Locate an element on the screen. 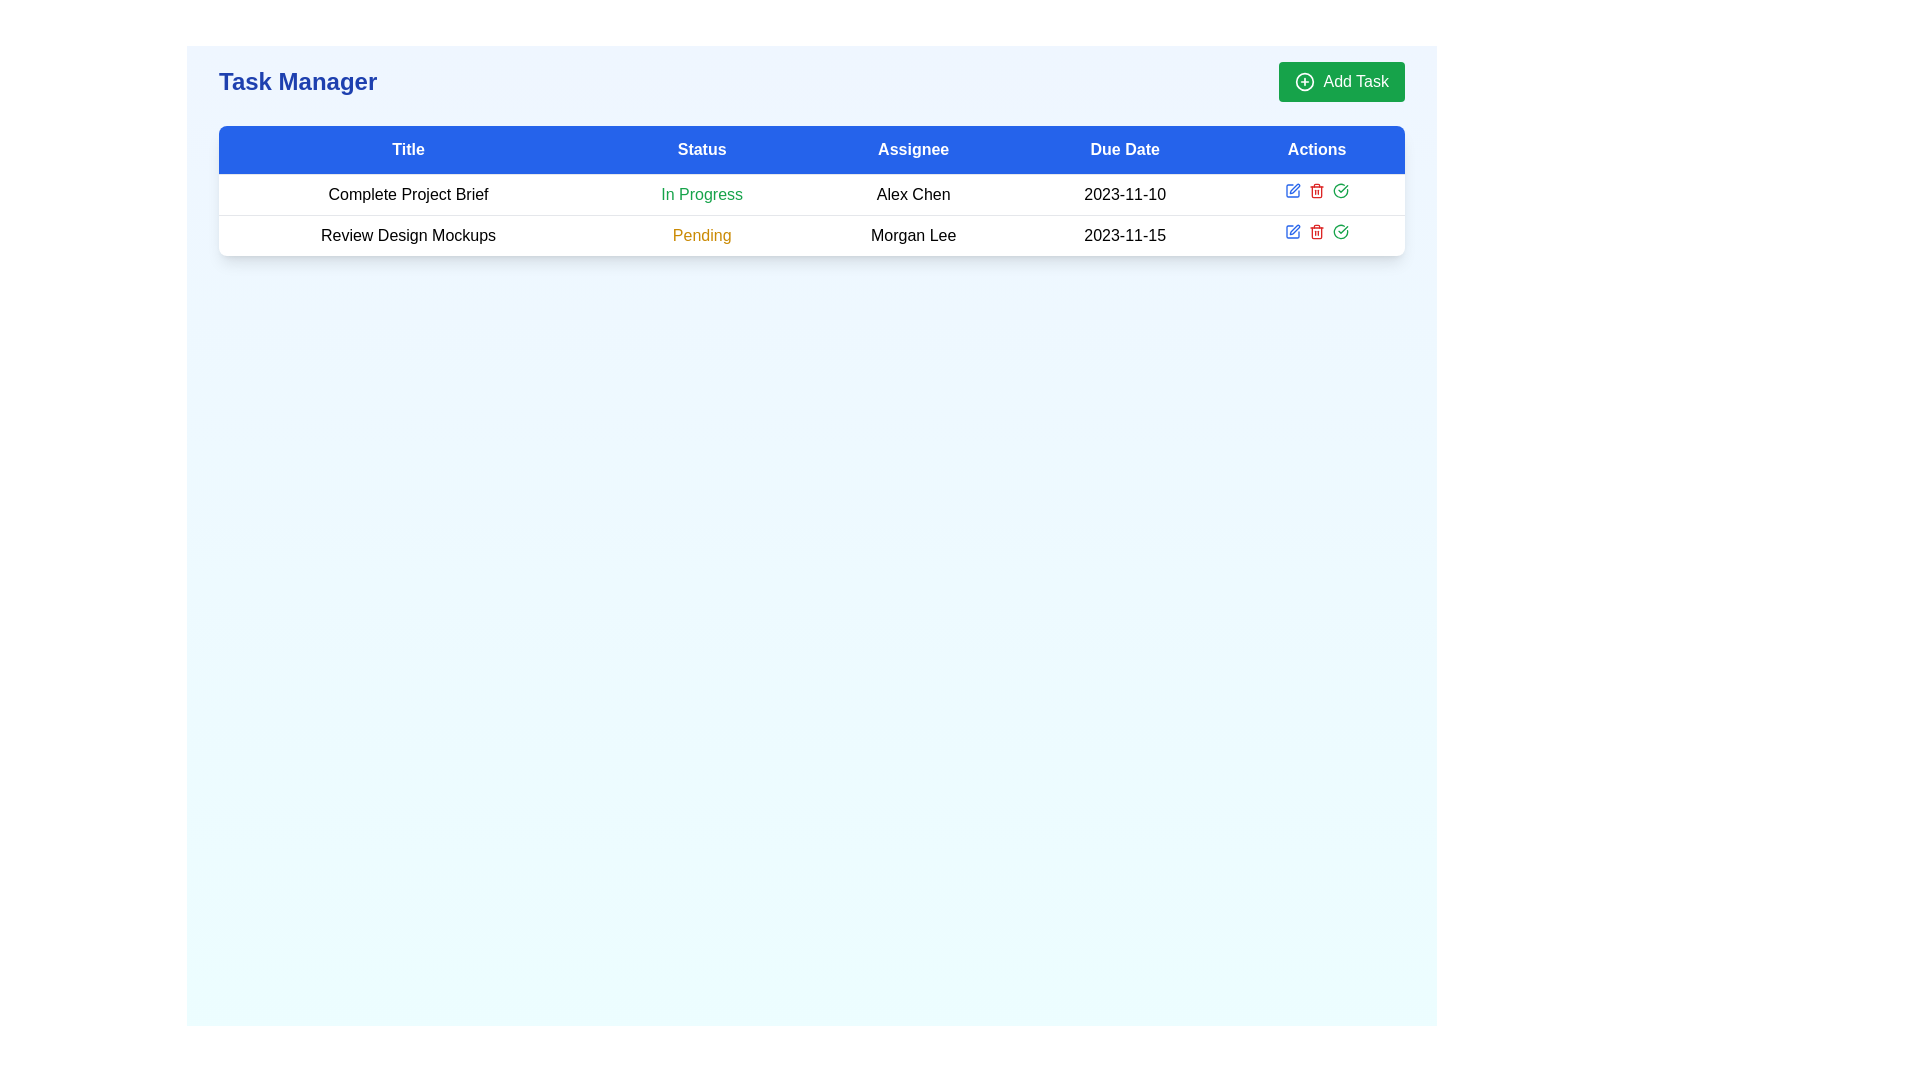  to select the first row of the task management table, which summarizes key information about the task is located at coordinates (811, 215).